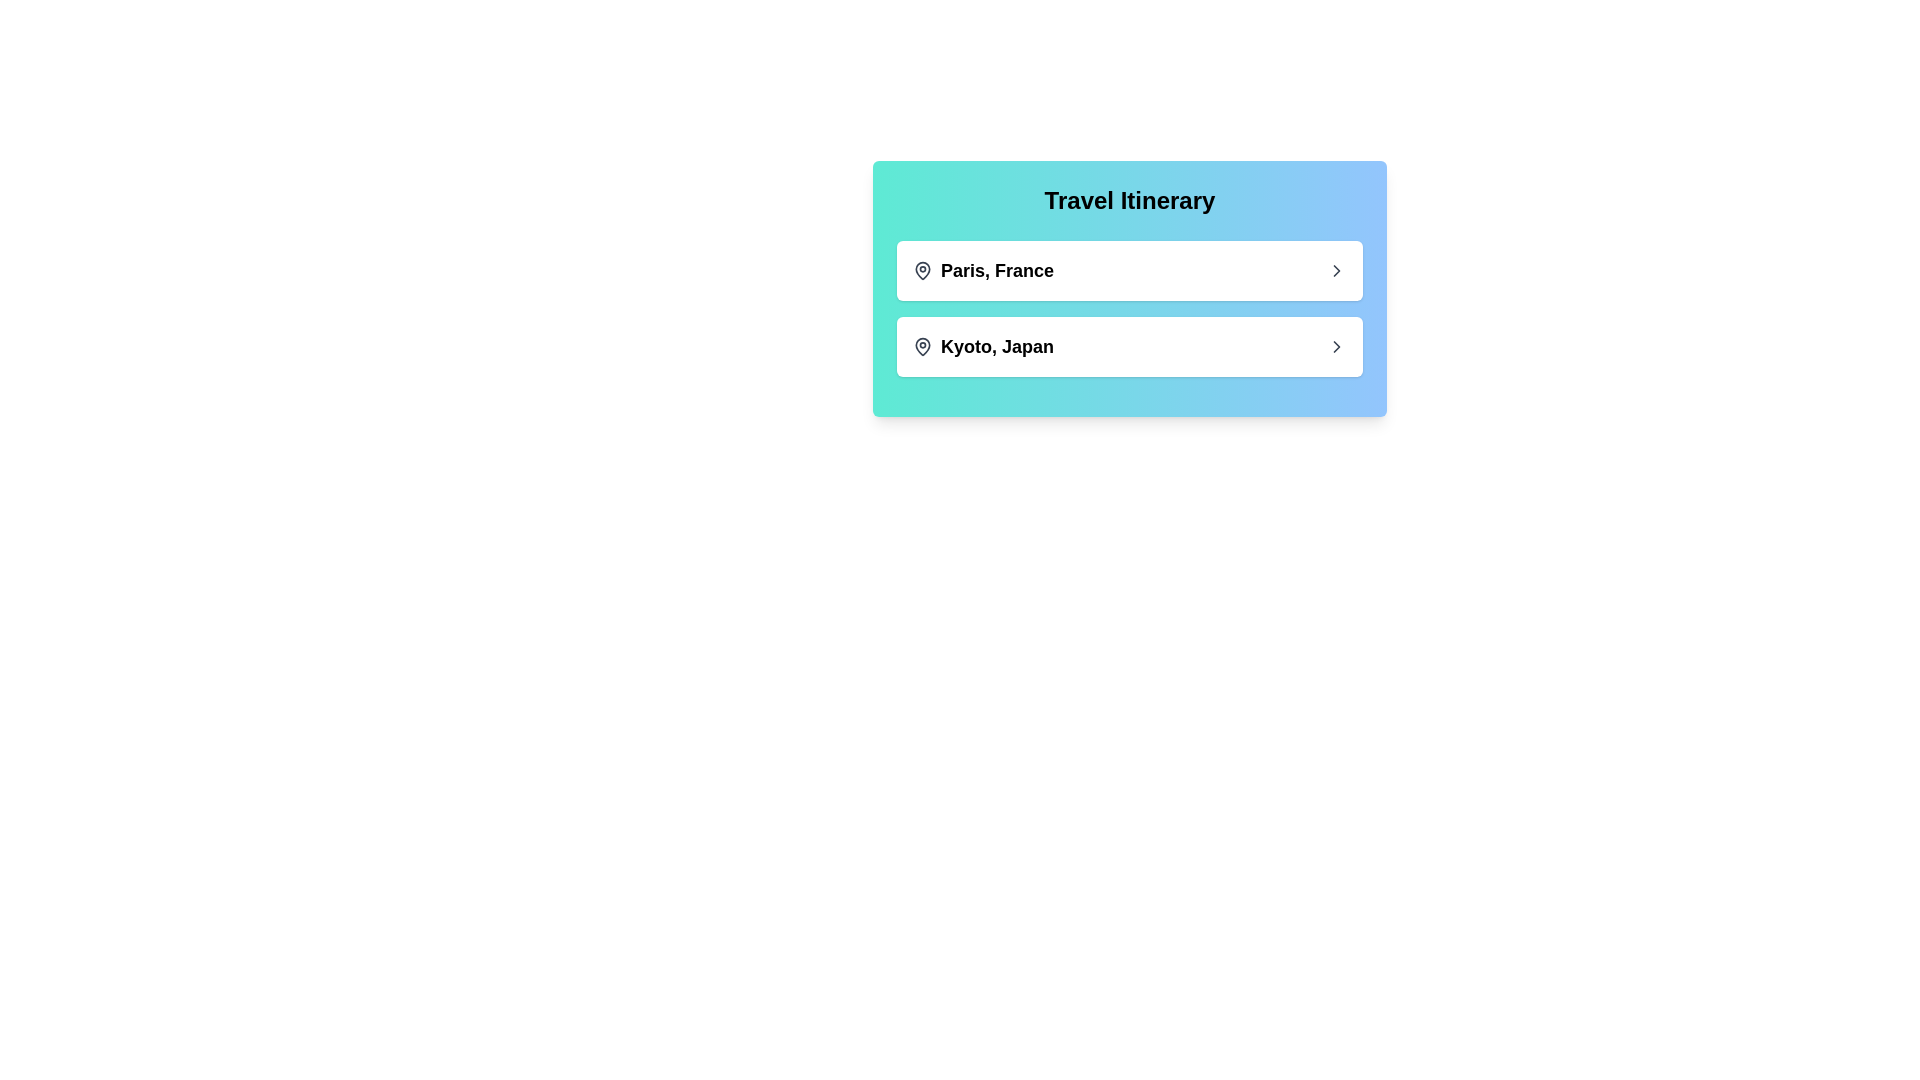 The width and height of the screenshot is (1920, 1080). I want to click on the selectable location option button for 'Kyoto, Japan', which is the second item in the list of locations under 'Travel Itinerary', so click(1129, 346).